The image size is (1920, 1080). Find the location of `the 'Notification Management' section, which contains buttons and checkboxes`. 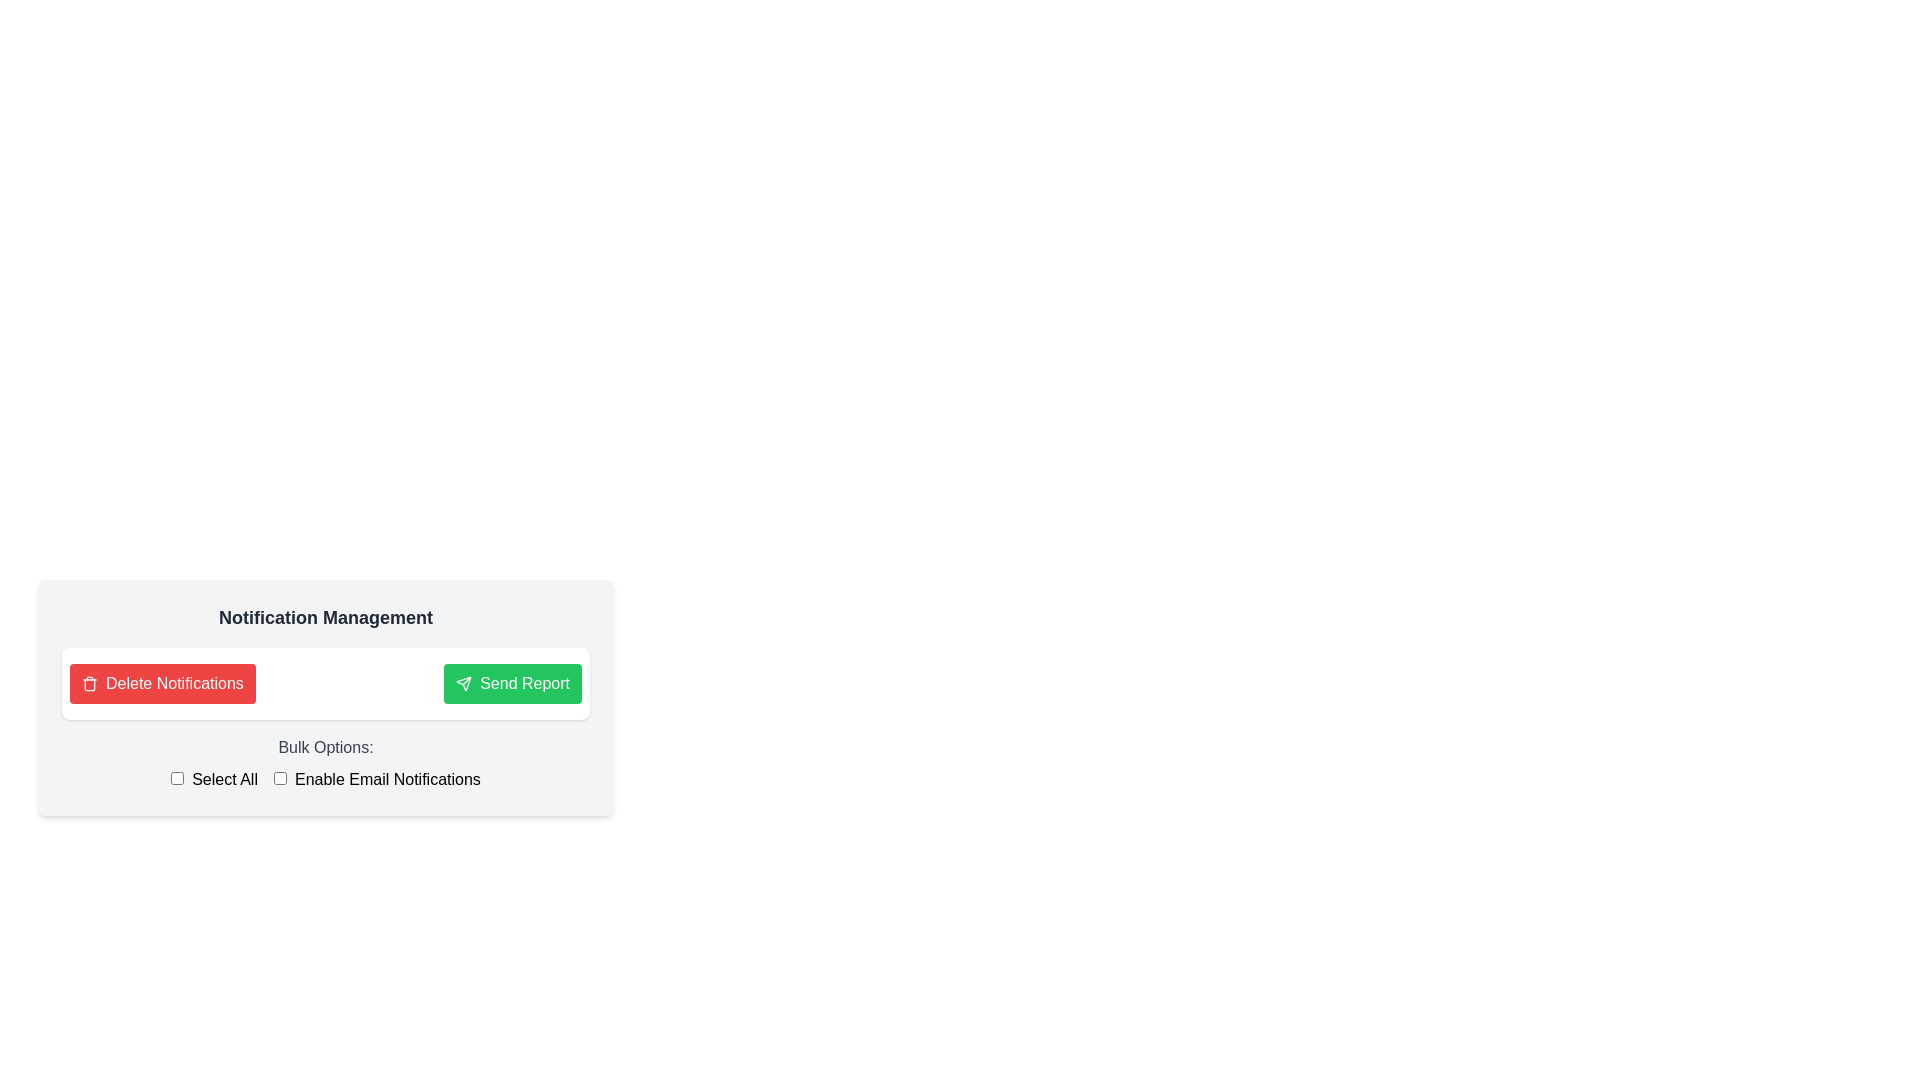

the 'Notification Management' section, which contains buttons and checkboxes is located at coordinates (455, 816).